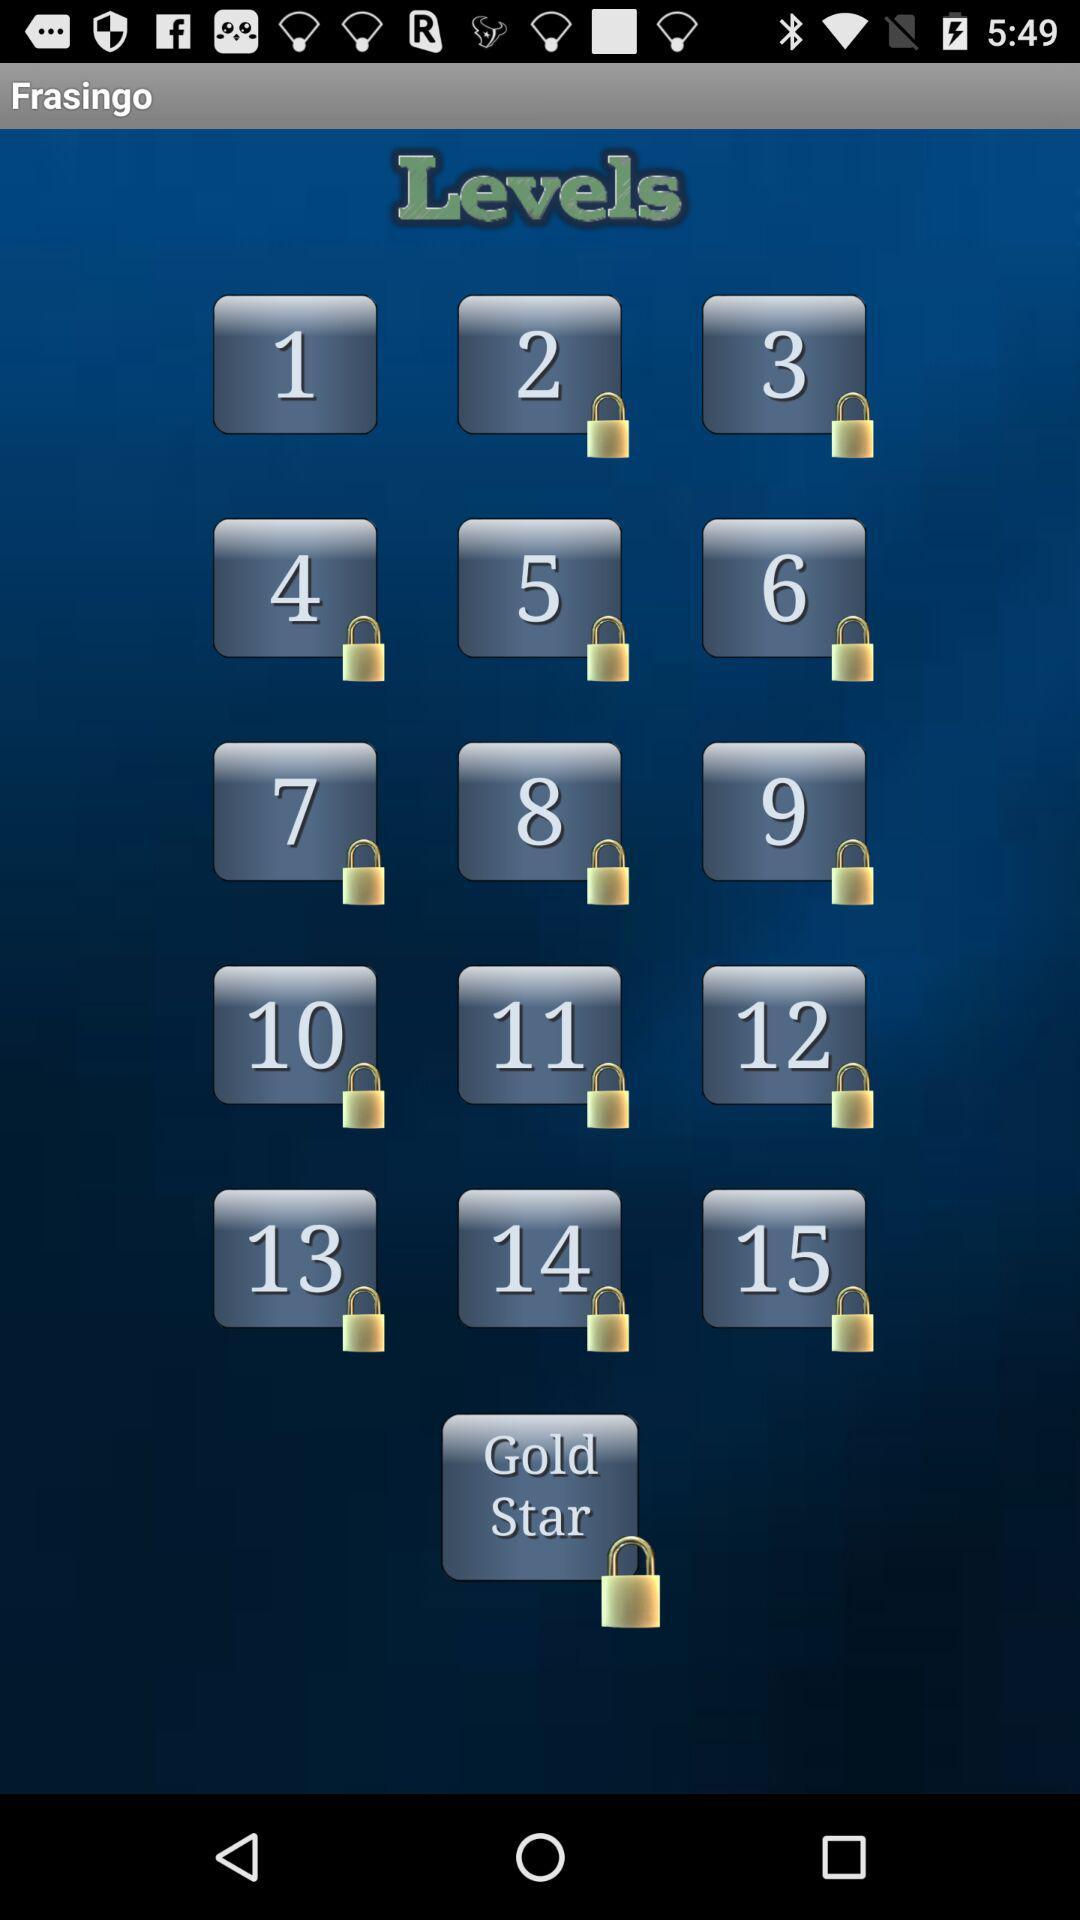 The width and height of the screenshot is (1080, 1920). Describe the element at coordinates (295, 418) in the screenshot. I see `the facebook icon` at that location.